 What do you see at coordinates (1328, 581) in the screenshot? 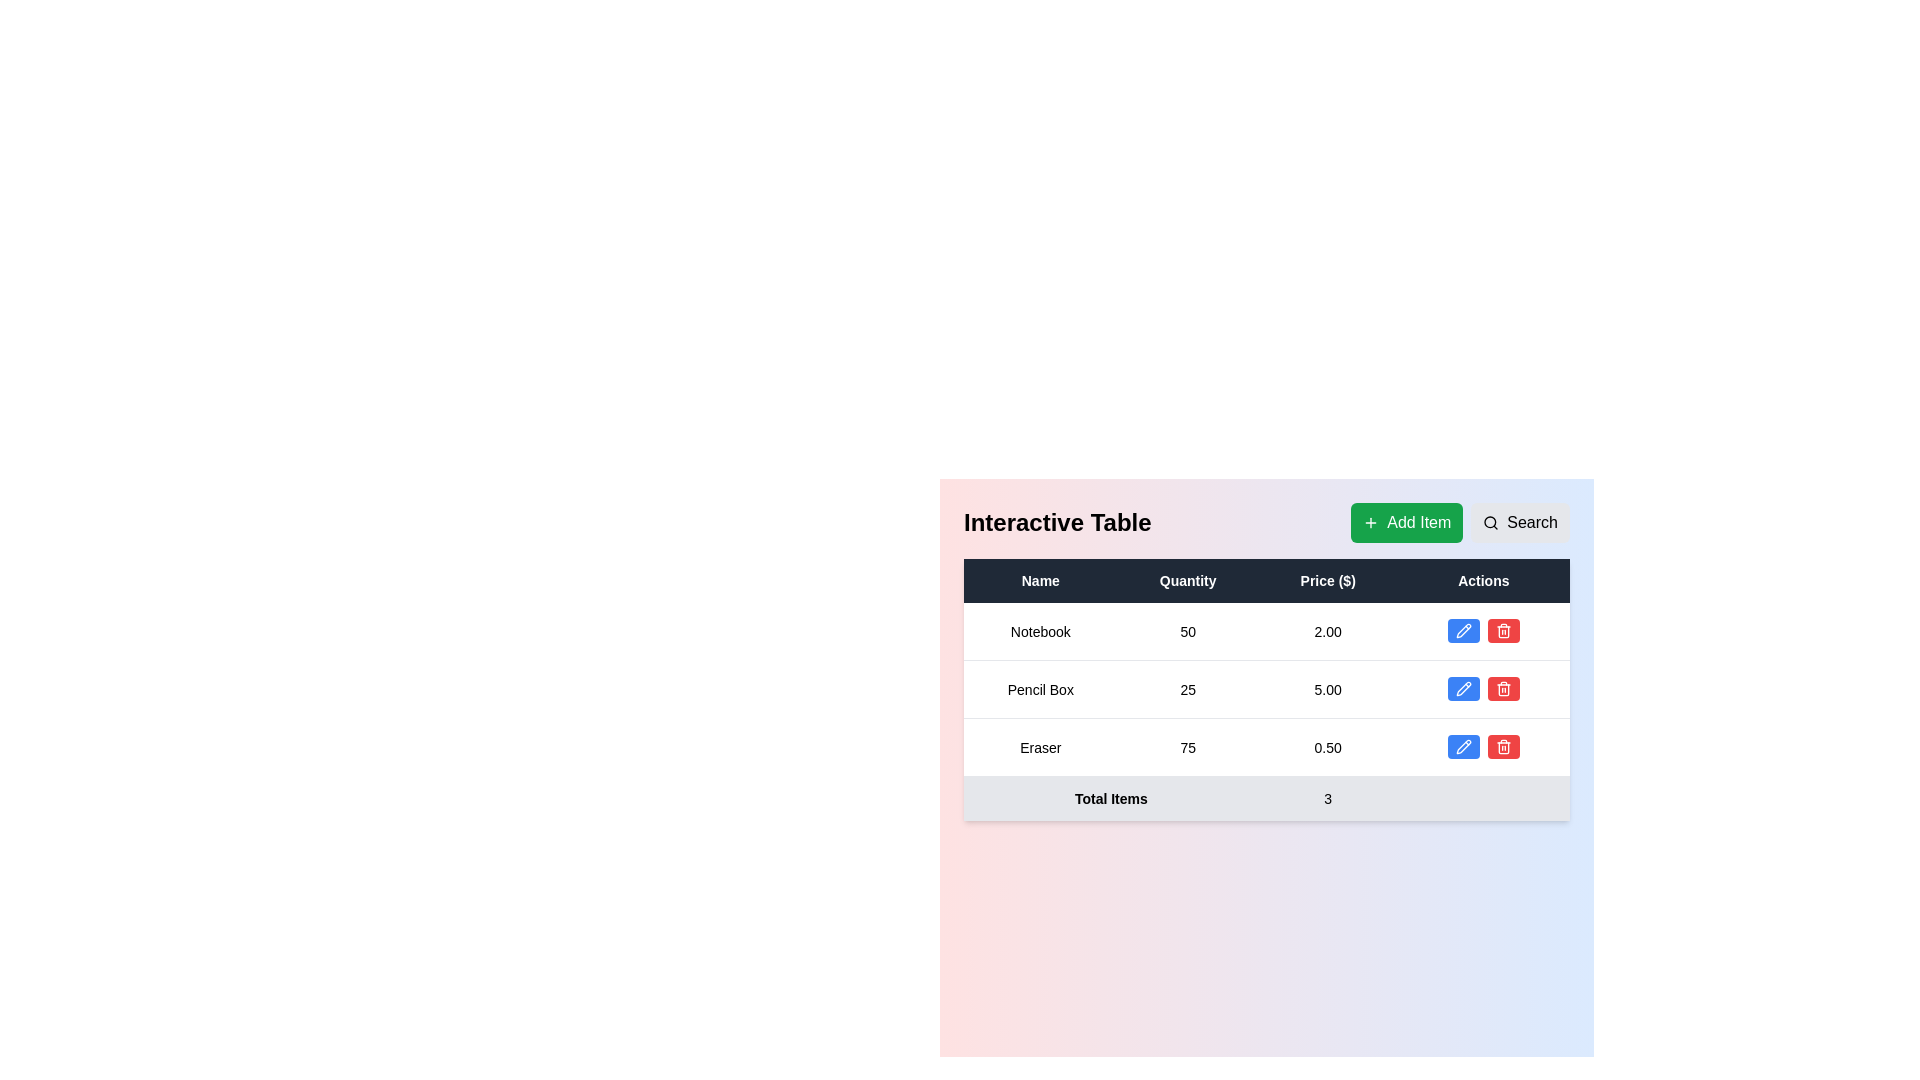
I see `the 'Price ($)' table column header, which is the third column header in a dark header row of a table, located between 'Quantity' and 'Actions'` at bounding box center [1328, 581].